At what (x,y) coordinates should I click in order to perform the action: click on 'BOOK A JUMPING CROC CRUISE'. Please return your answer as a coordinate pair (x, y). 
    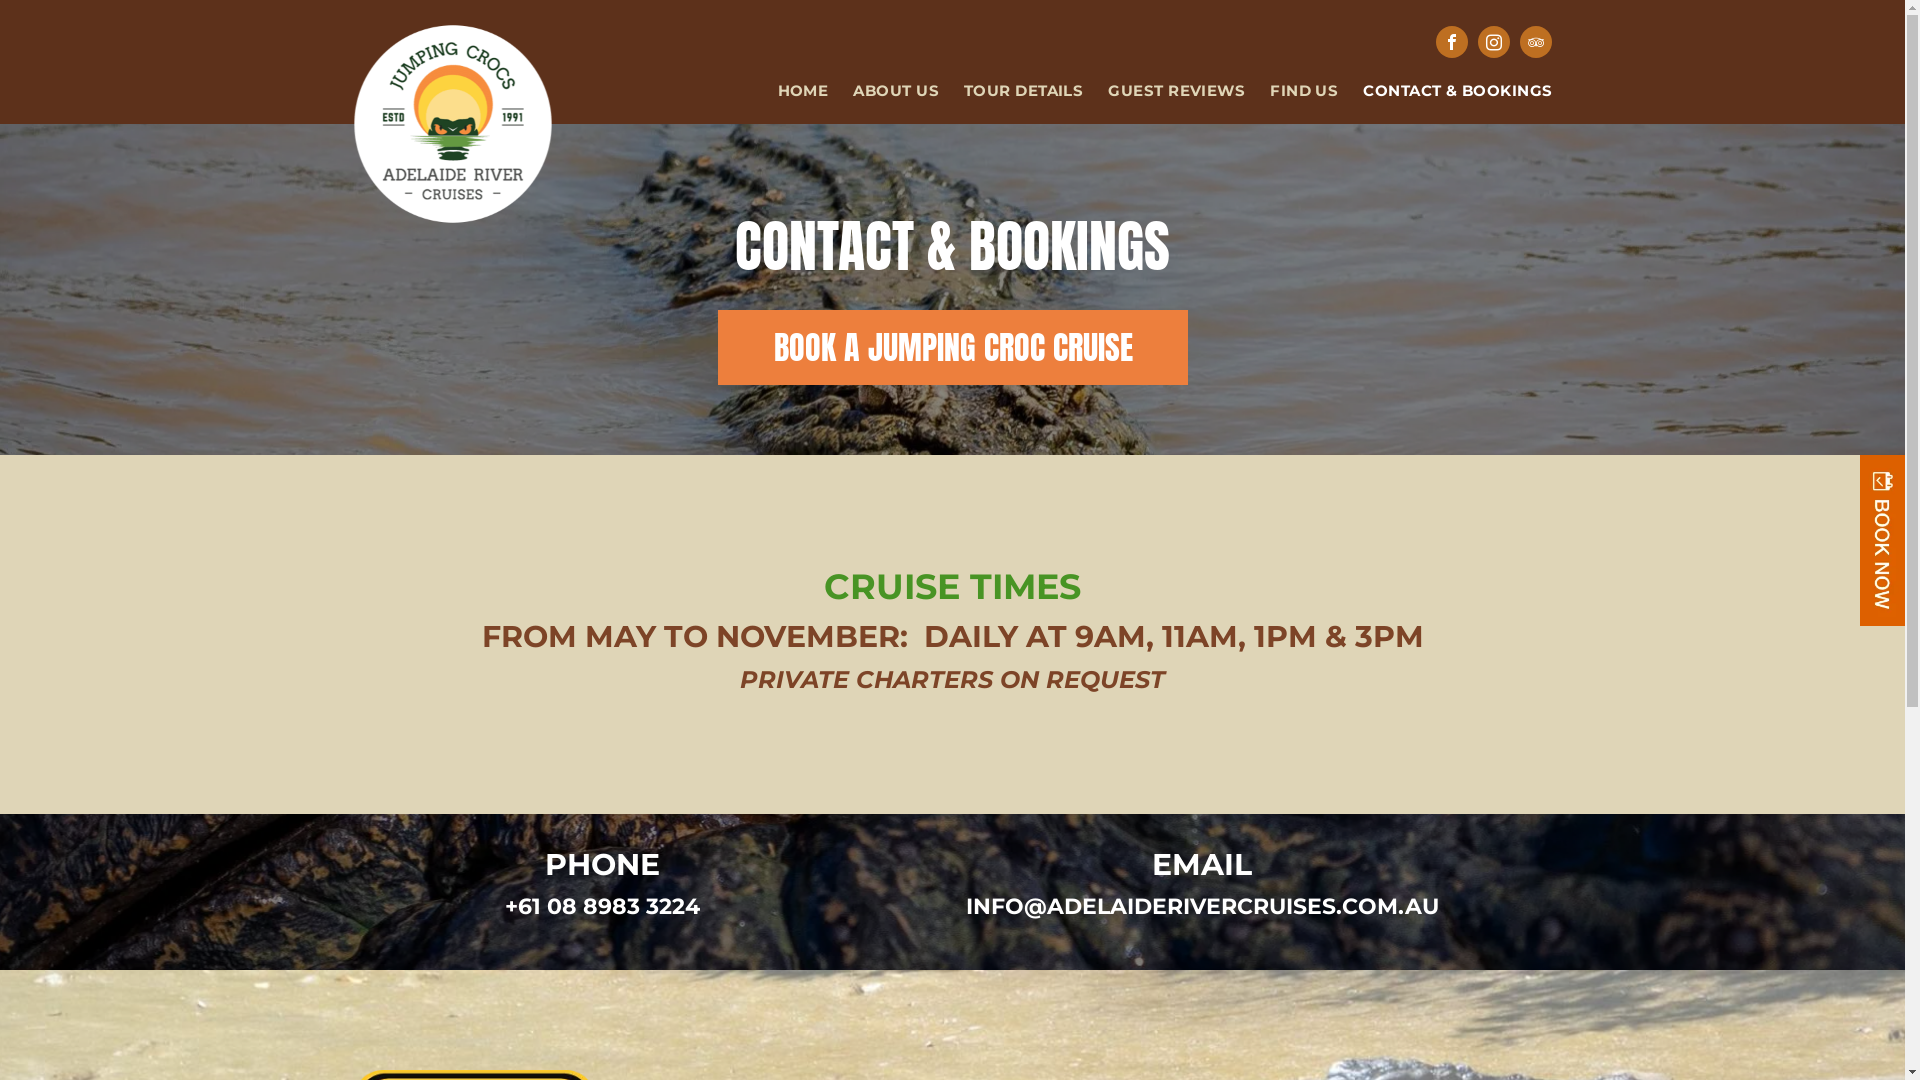
    Looking at the image, I should click on (951, 346).